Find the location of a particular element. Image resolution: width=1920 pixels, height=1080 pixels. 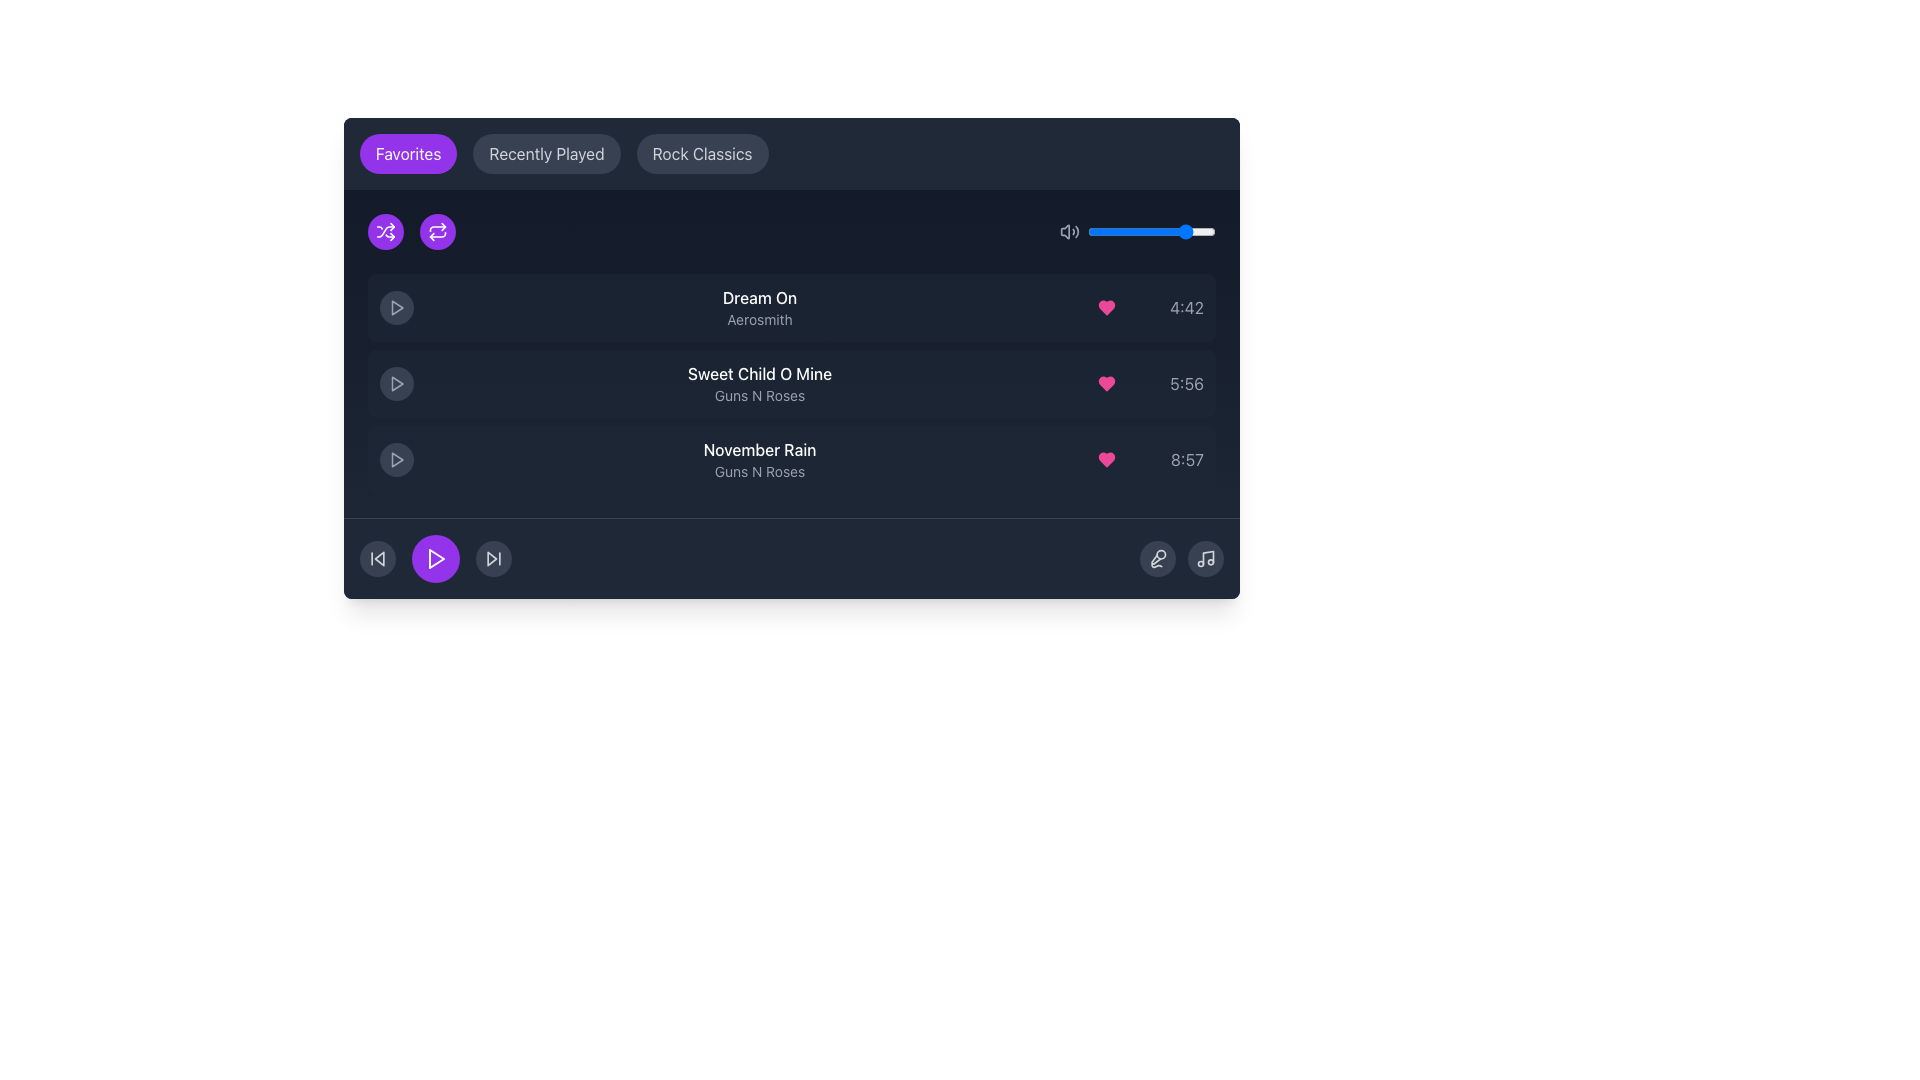

the play icon button in the second row of the musical playlist is located at coordinates (397, 459).